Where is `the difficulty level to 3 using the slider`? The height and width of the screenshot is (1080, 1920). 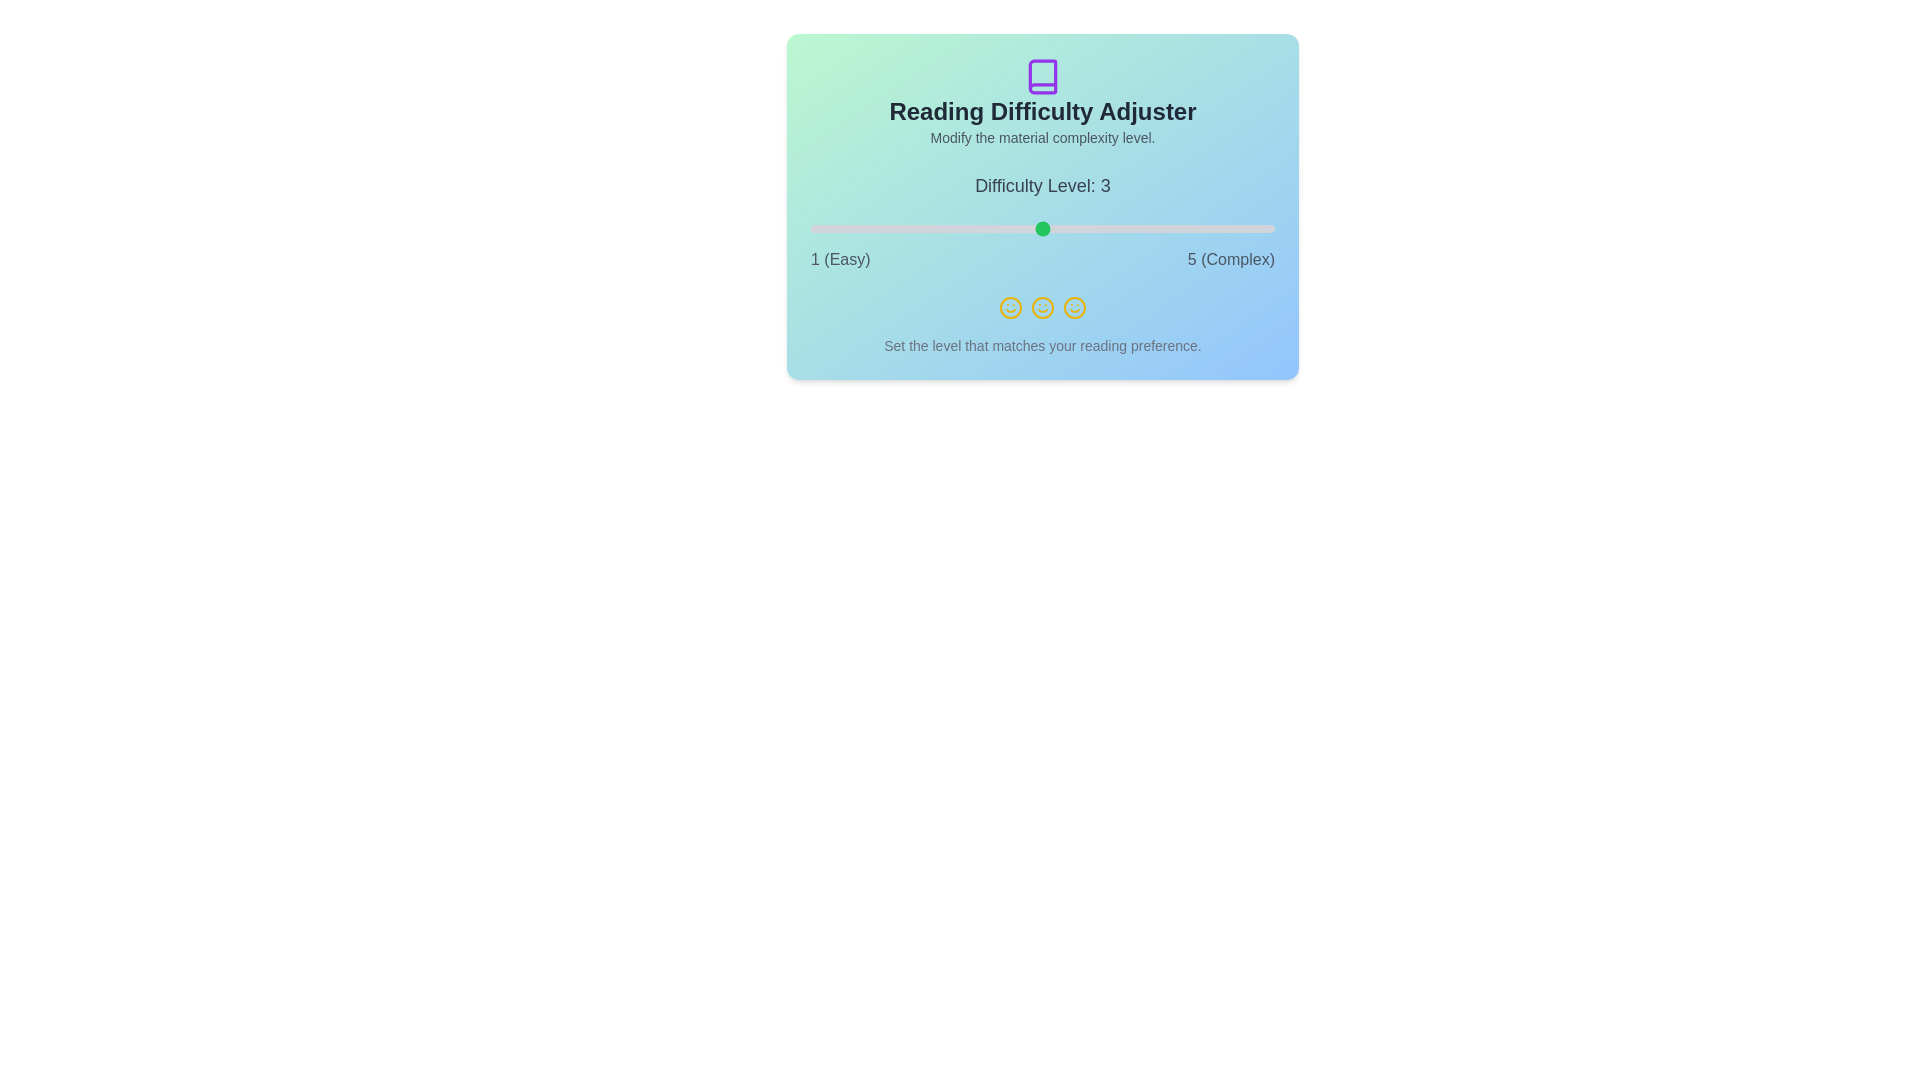 the difficulty level to 3 using the slider is located at coordinates (1041, 227).